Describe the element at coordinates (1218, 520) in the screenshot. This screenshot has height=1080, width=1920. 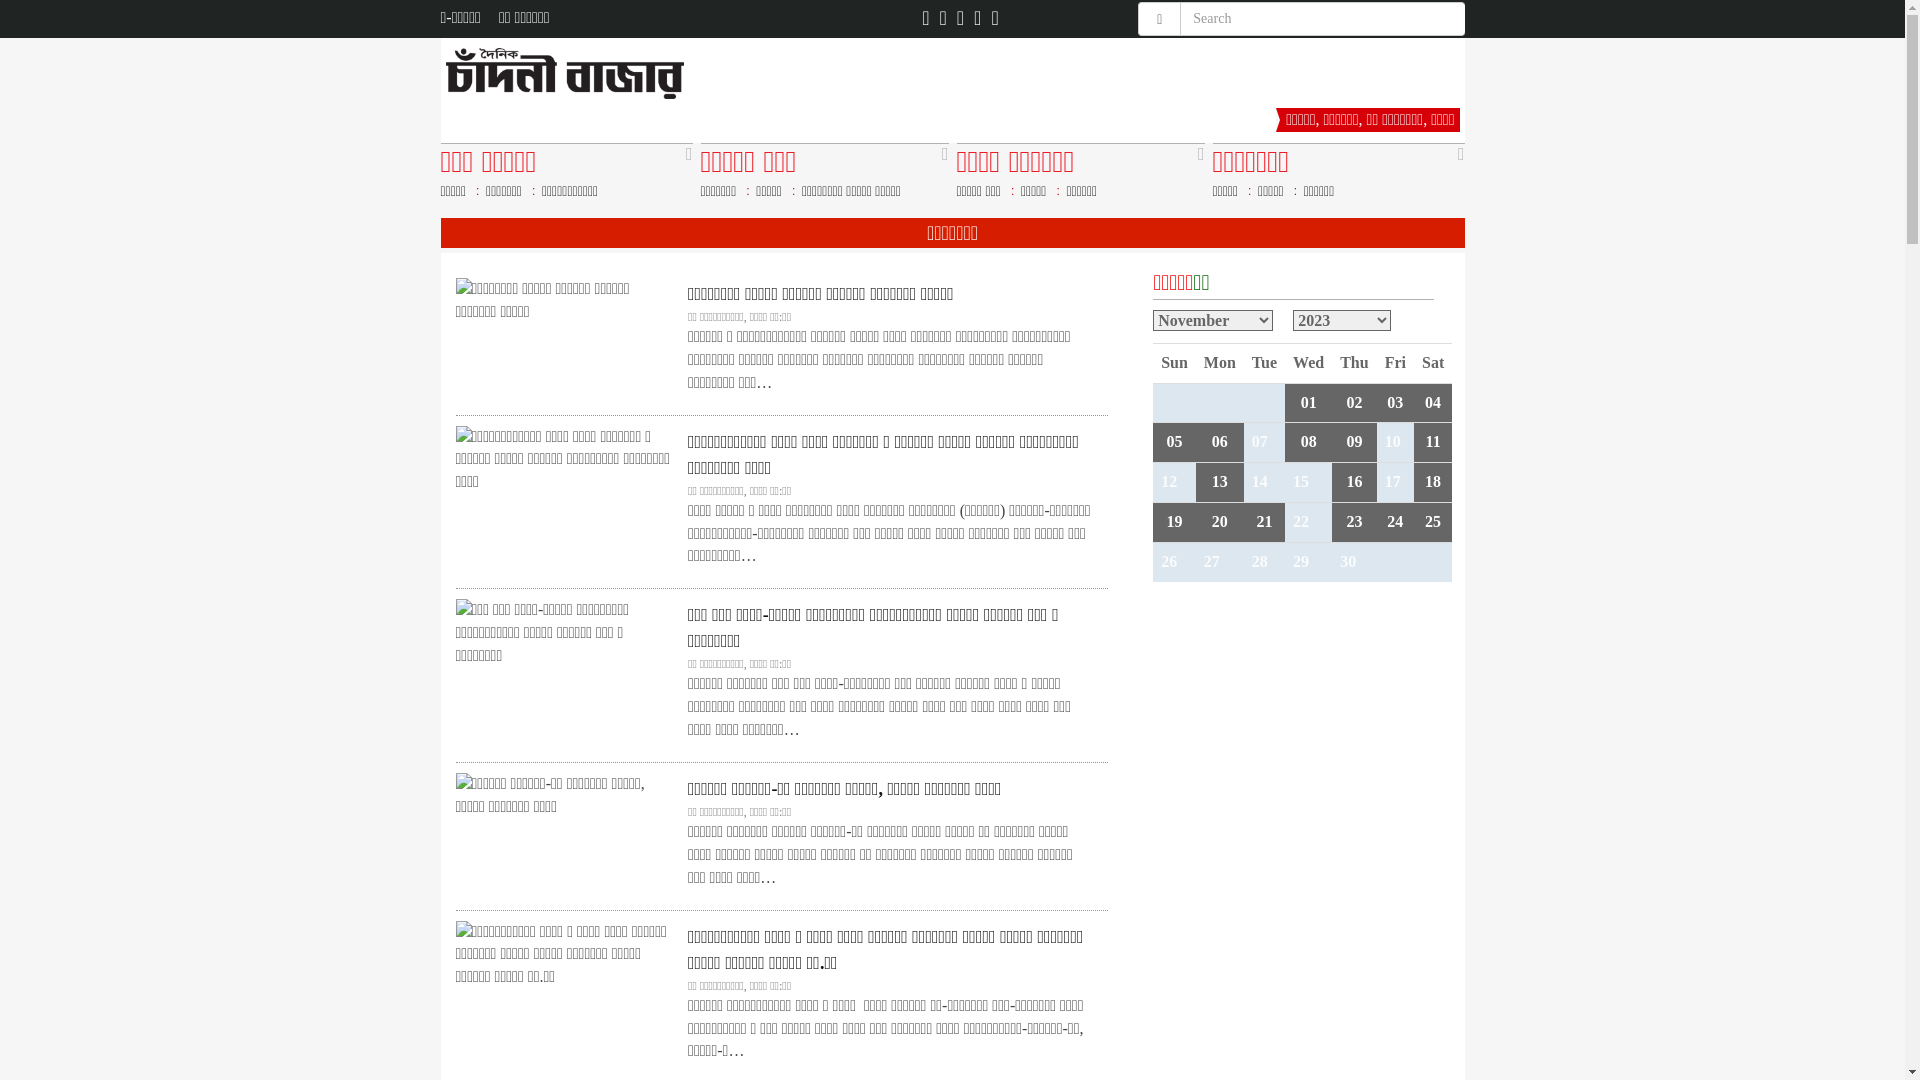
I see `'20'` at that location.